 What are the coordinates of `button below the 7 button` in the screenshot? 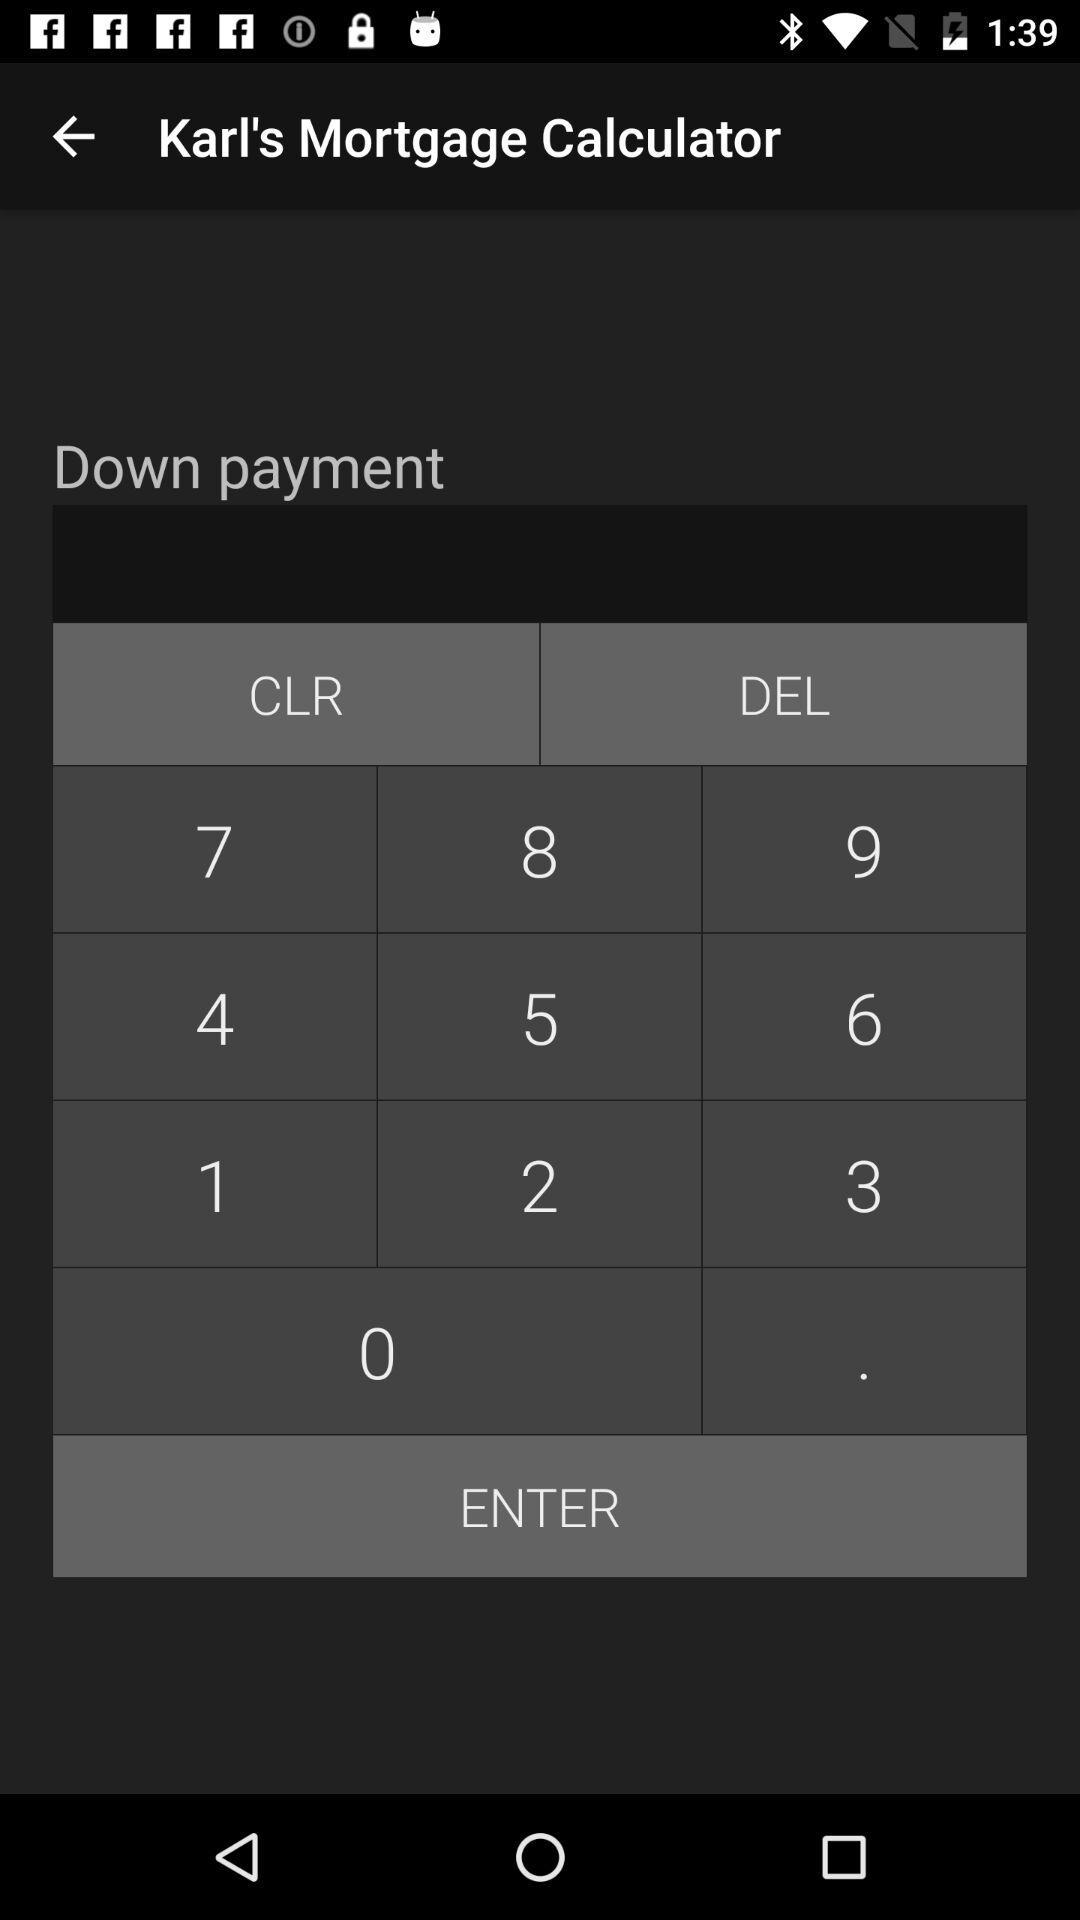 It's located at (214, 1016).